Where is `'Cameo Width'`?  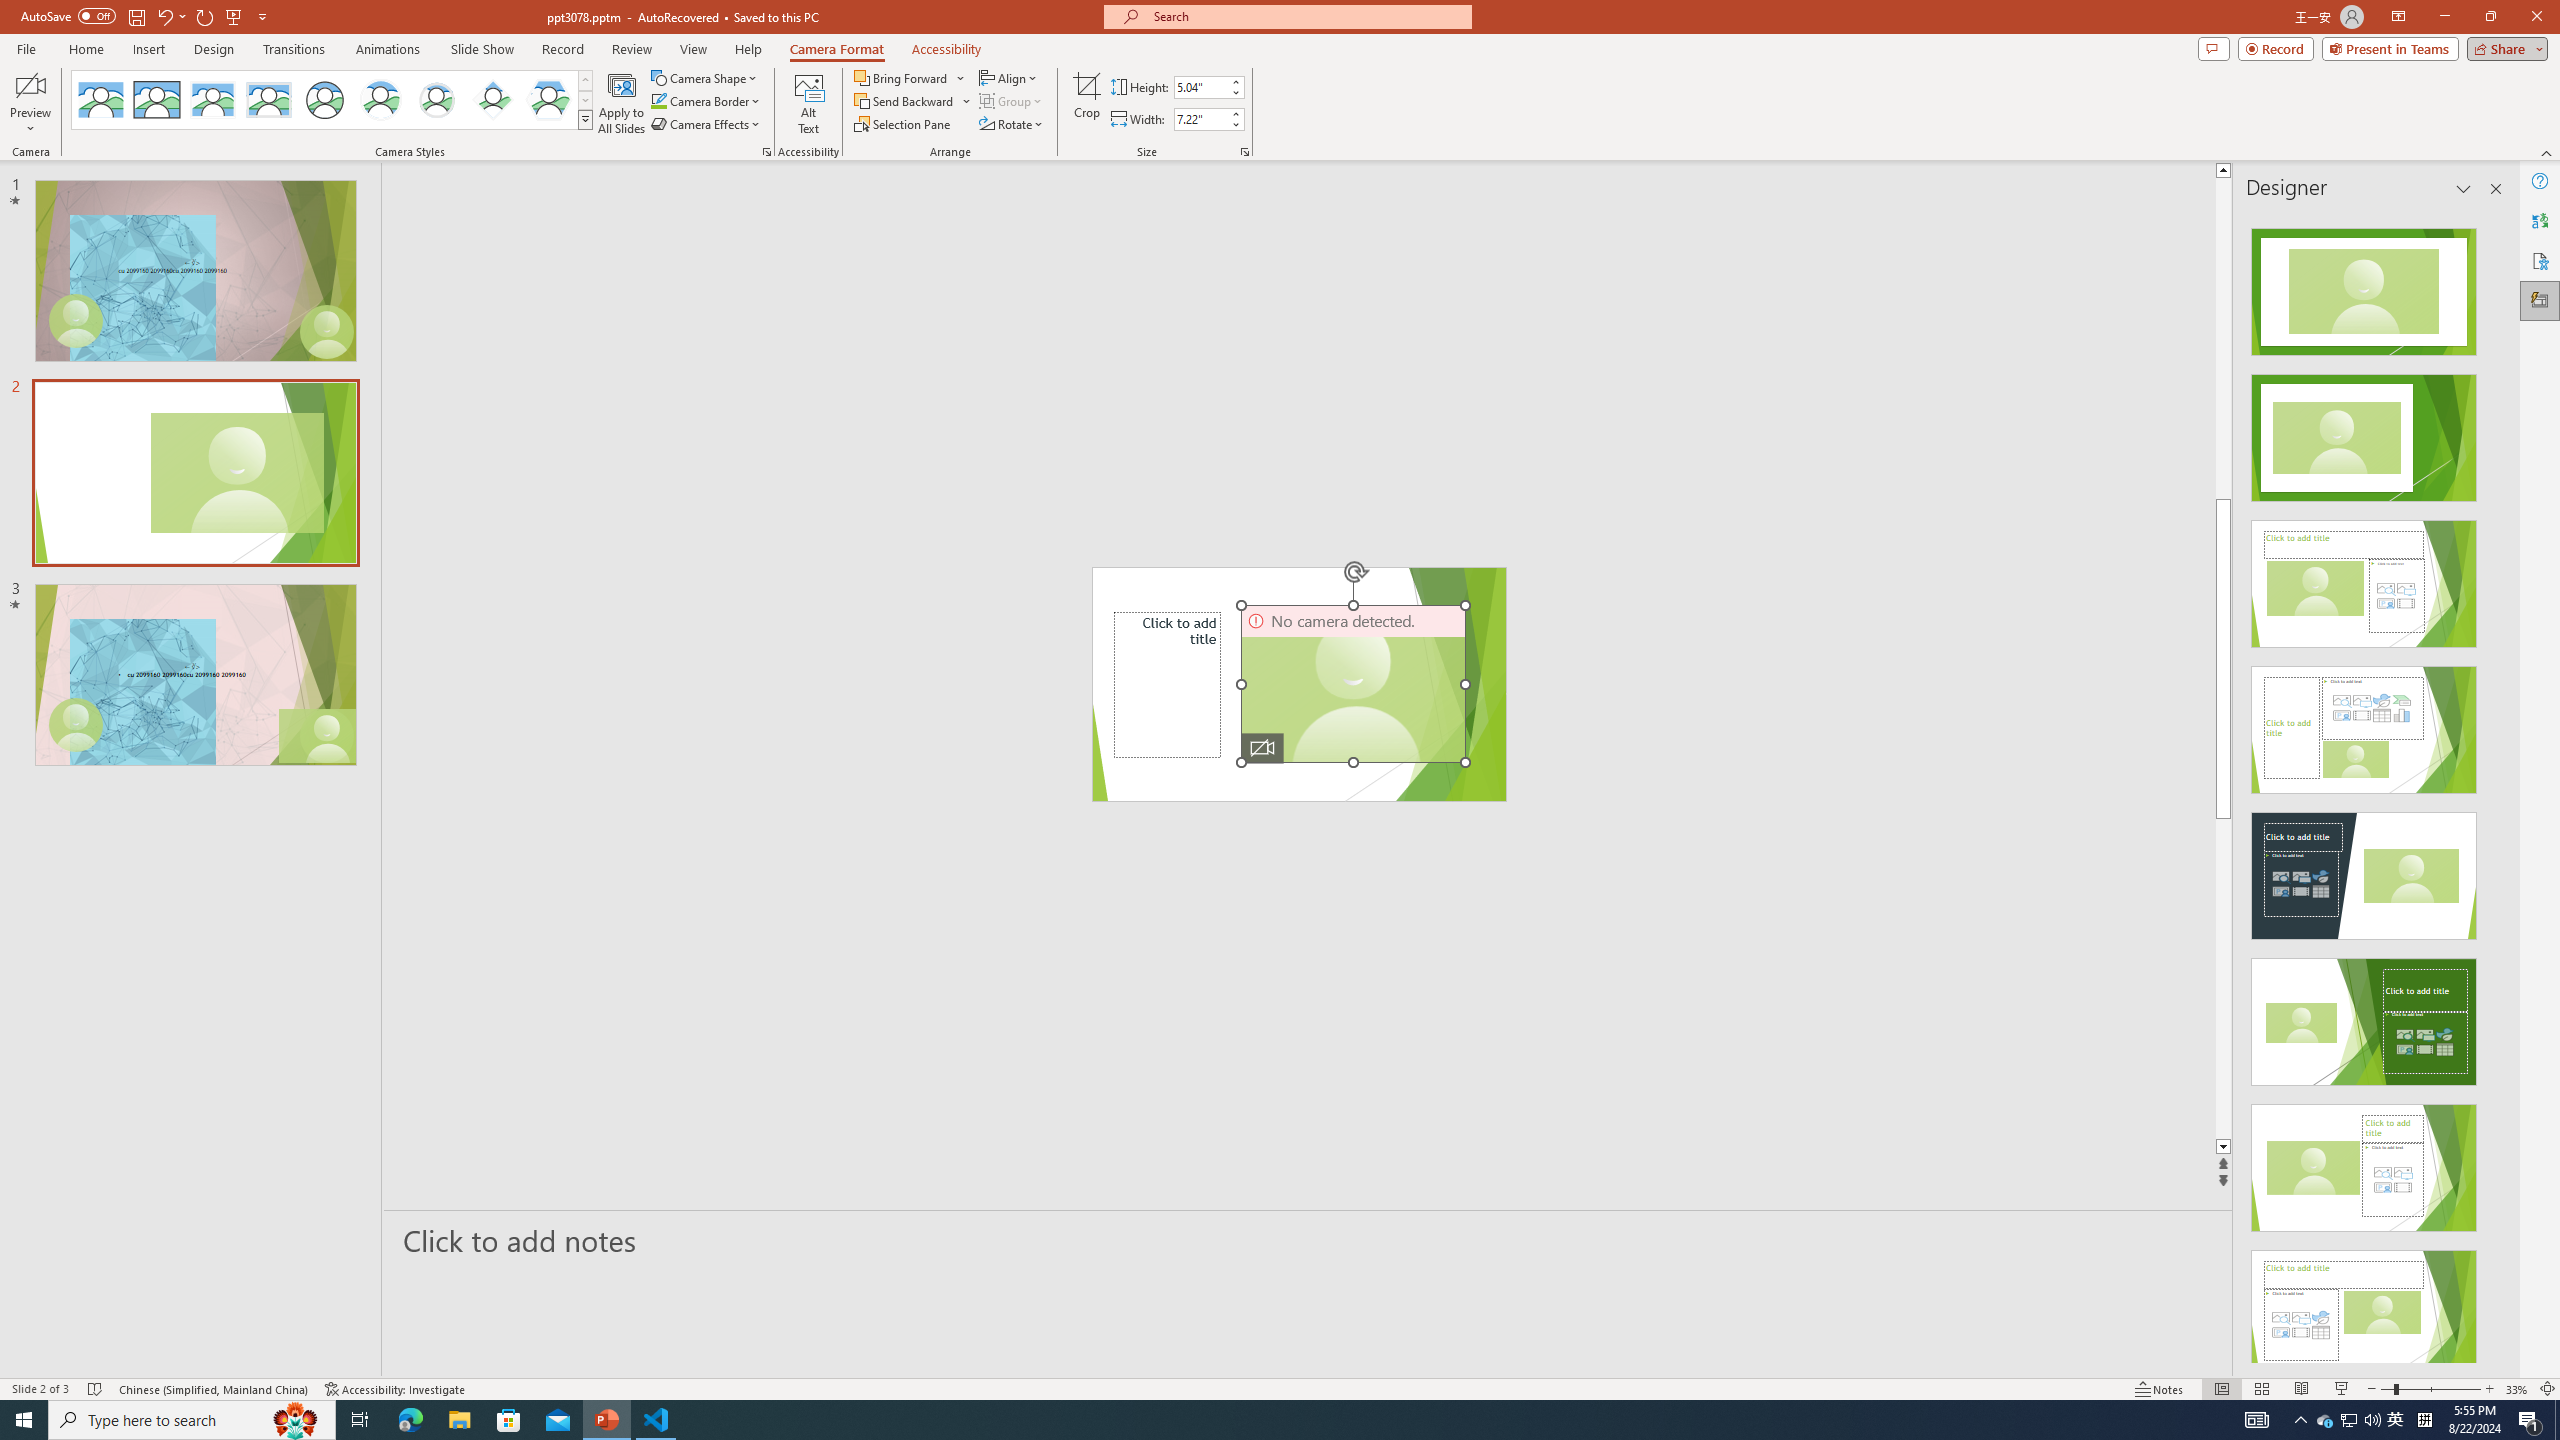
'Cameo Width' is located at coordinates (1199, 118).